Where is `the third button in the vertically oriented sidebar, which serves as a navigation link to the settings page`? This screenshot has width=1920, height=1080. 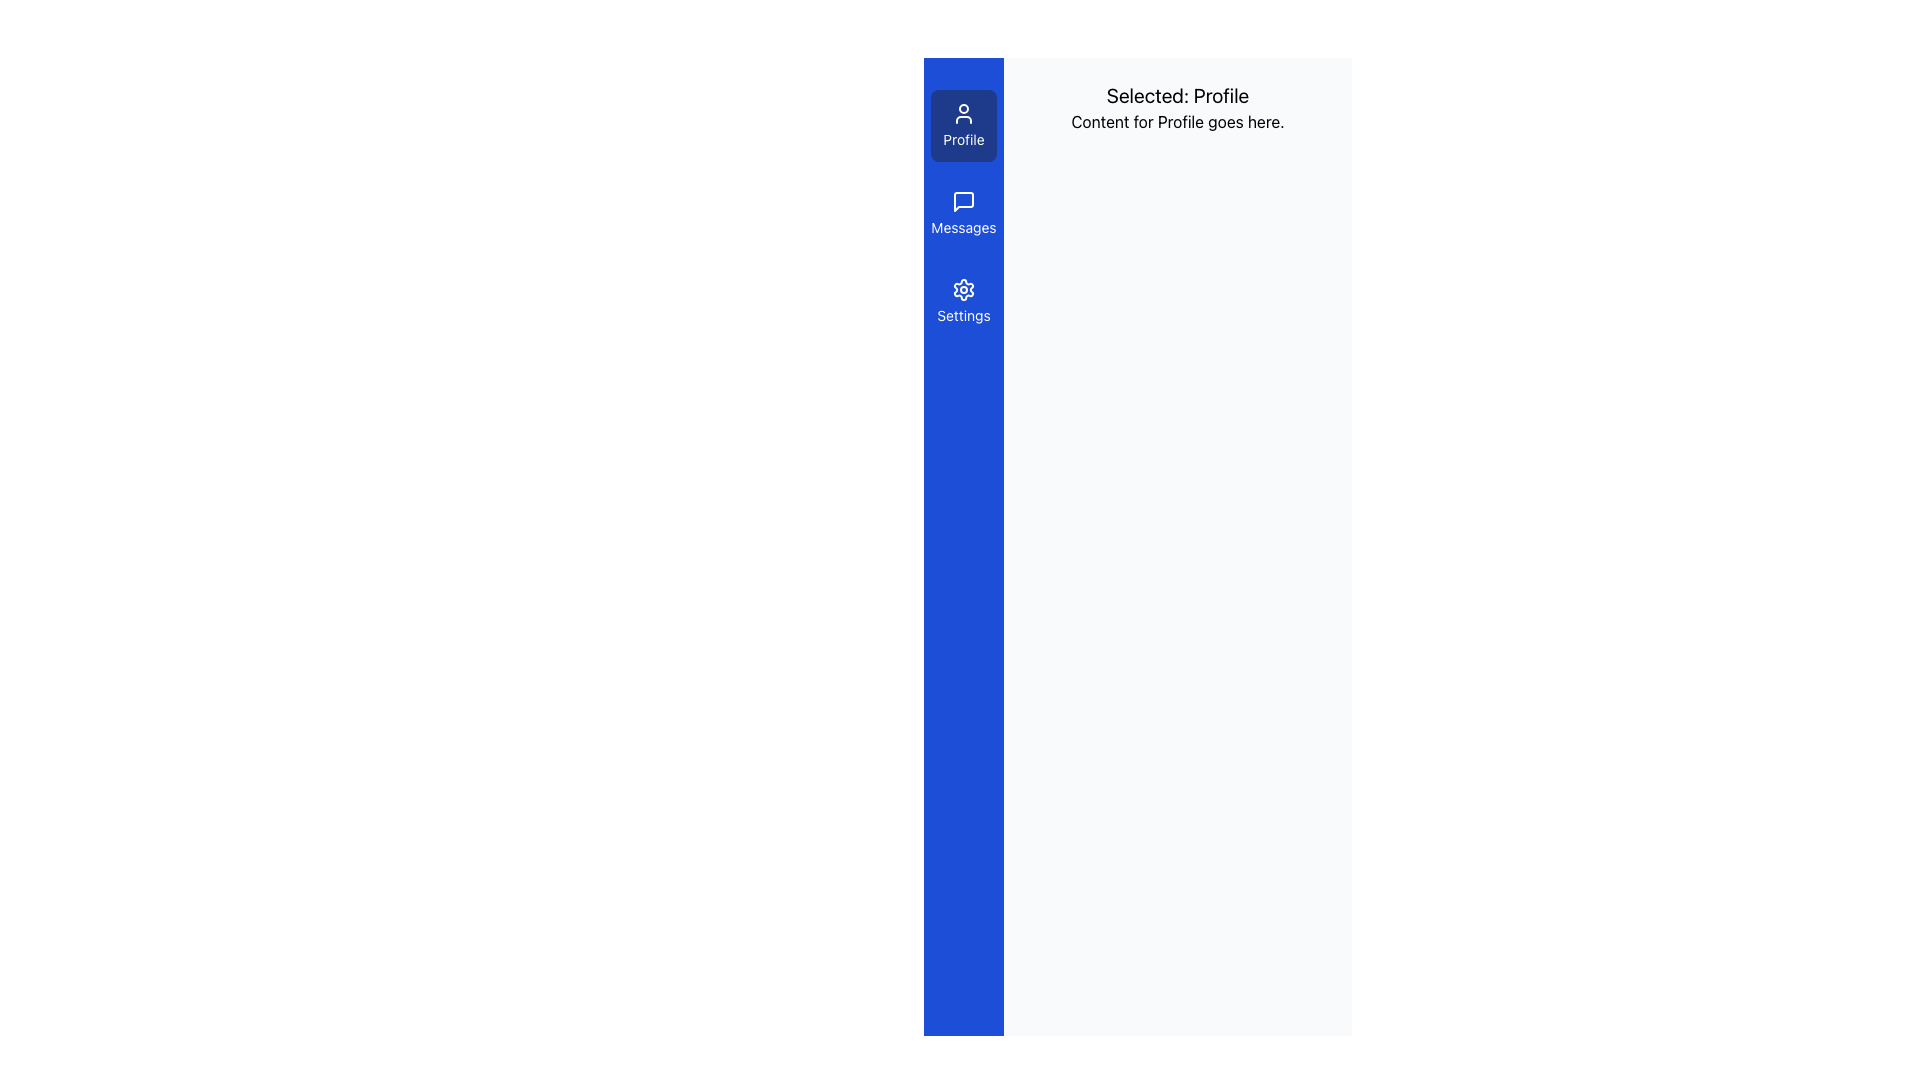 the third button in the vertically oriented sidebar, which serves as a navigation link to the settings page is located at coordinates (964, 301).